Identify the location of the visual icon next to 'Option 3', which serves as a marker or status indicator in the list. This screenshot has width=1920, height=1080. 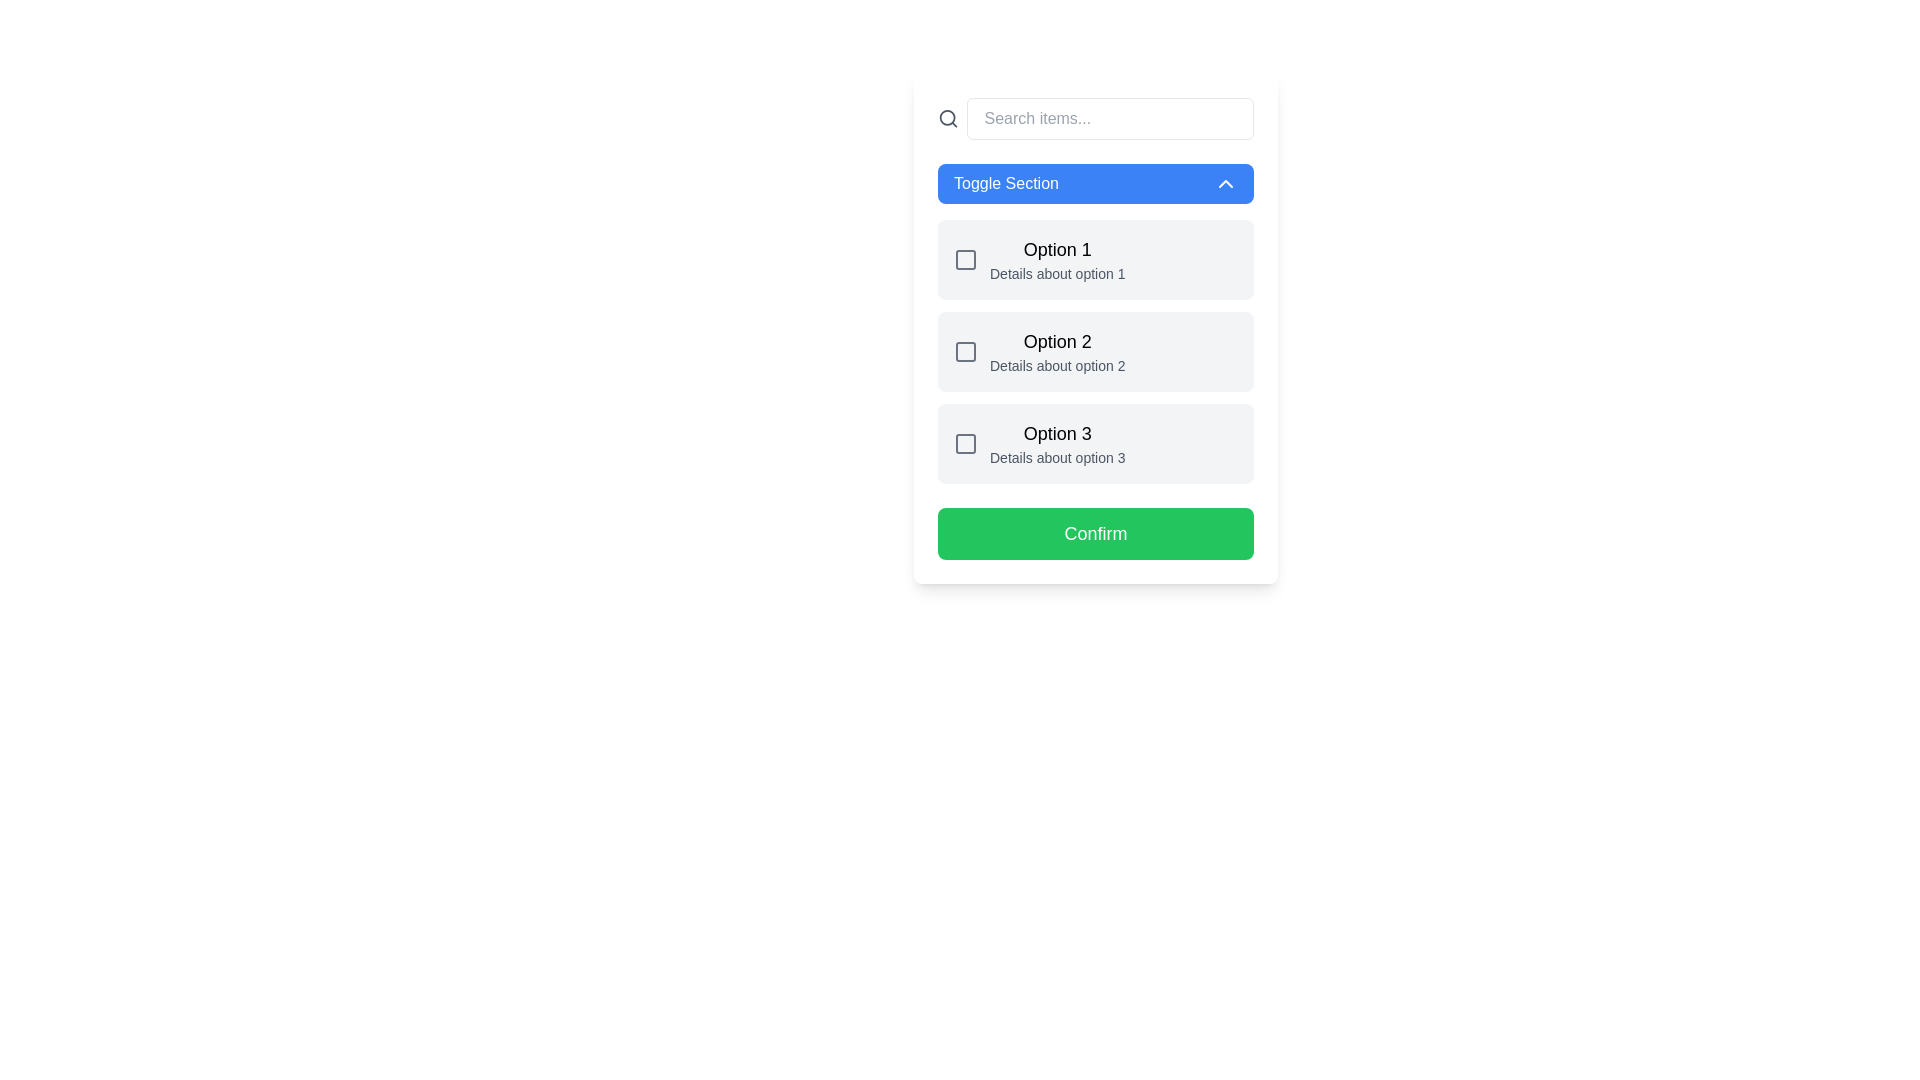
(965, 442).